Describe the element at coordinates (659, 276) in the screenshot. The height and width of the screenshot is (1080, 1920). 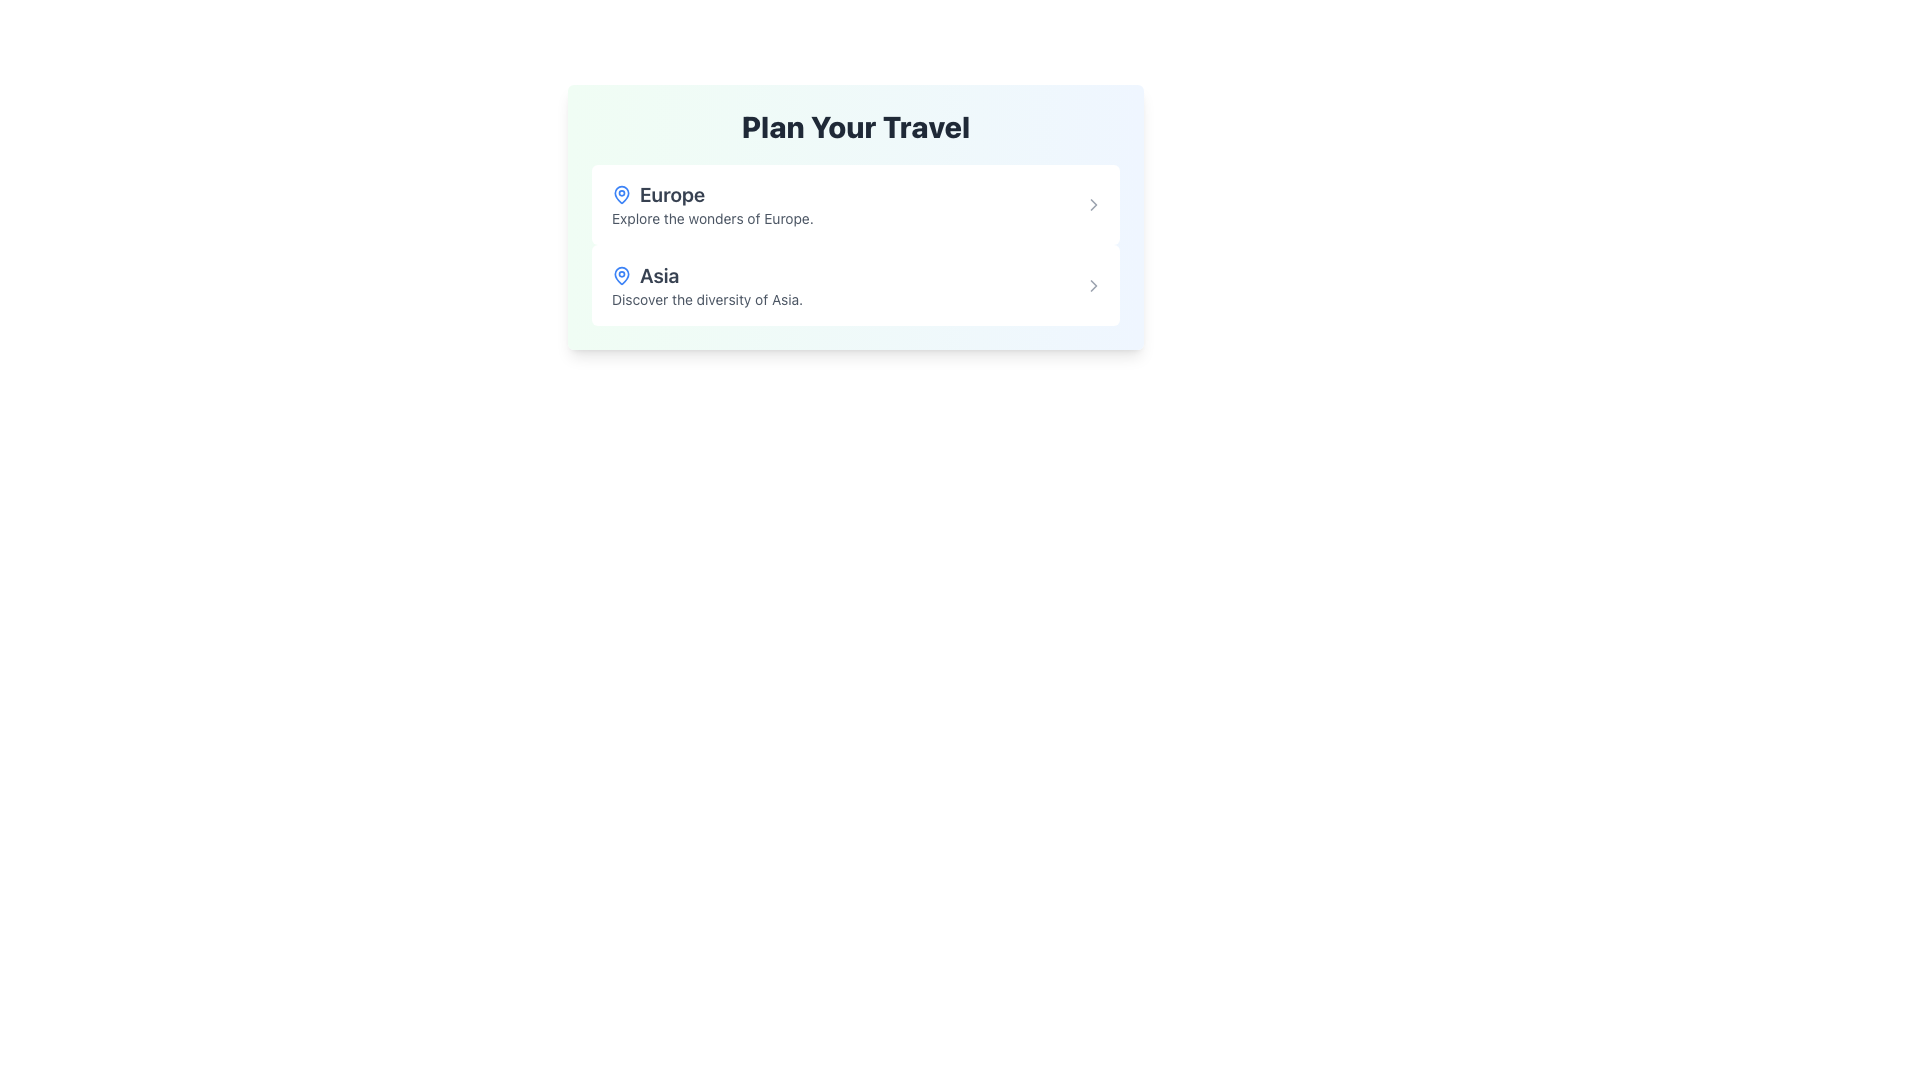
I see `the text label that serves as a title for Asia-related content, positioned to the right of a blue map pin icon under the 'Plan Your Travel' section` at that location.